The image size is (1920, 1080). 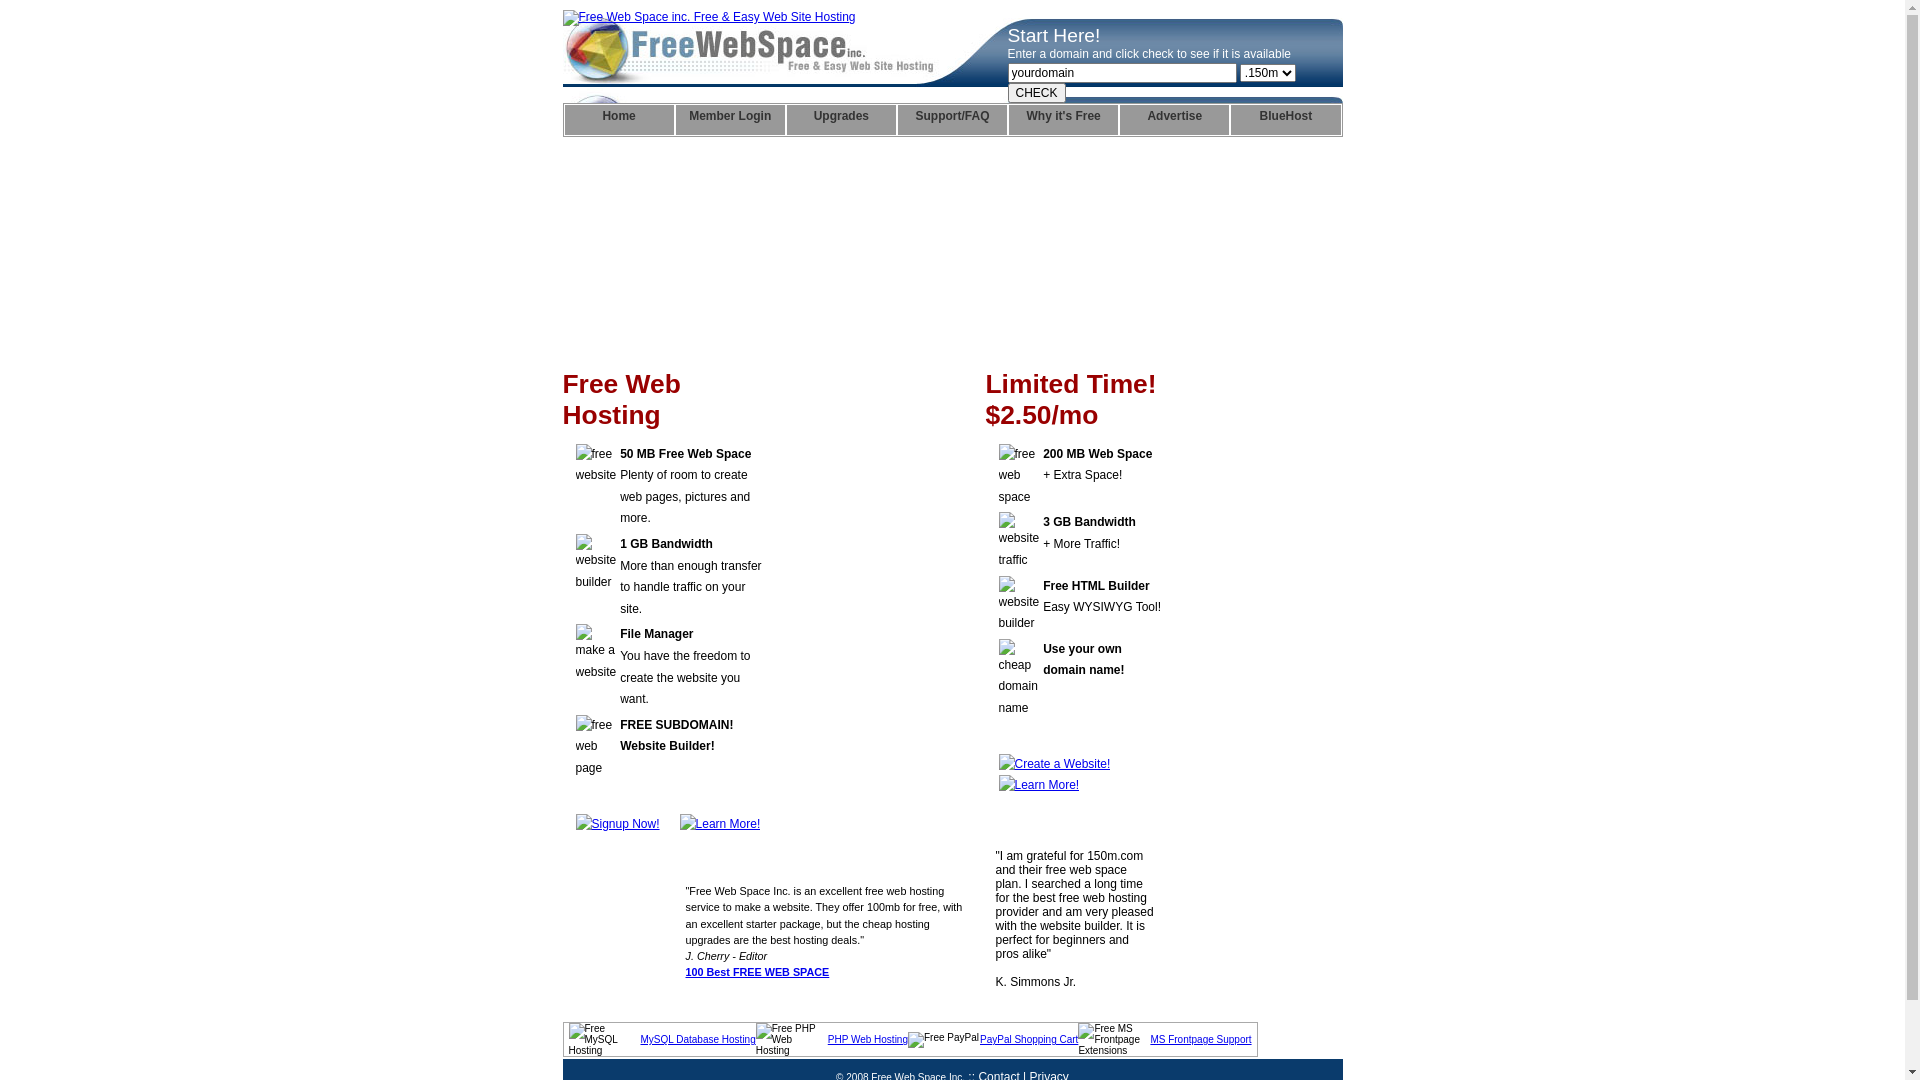 I want to click on '100 Best FREE WEB SPACE', so click(x=686, y=971).